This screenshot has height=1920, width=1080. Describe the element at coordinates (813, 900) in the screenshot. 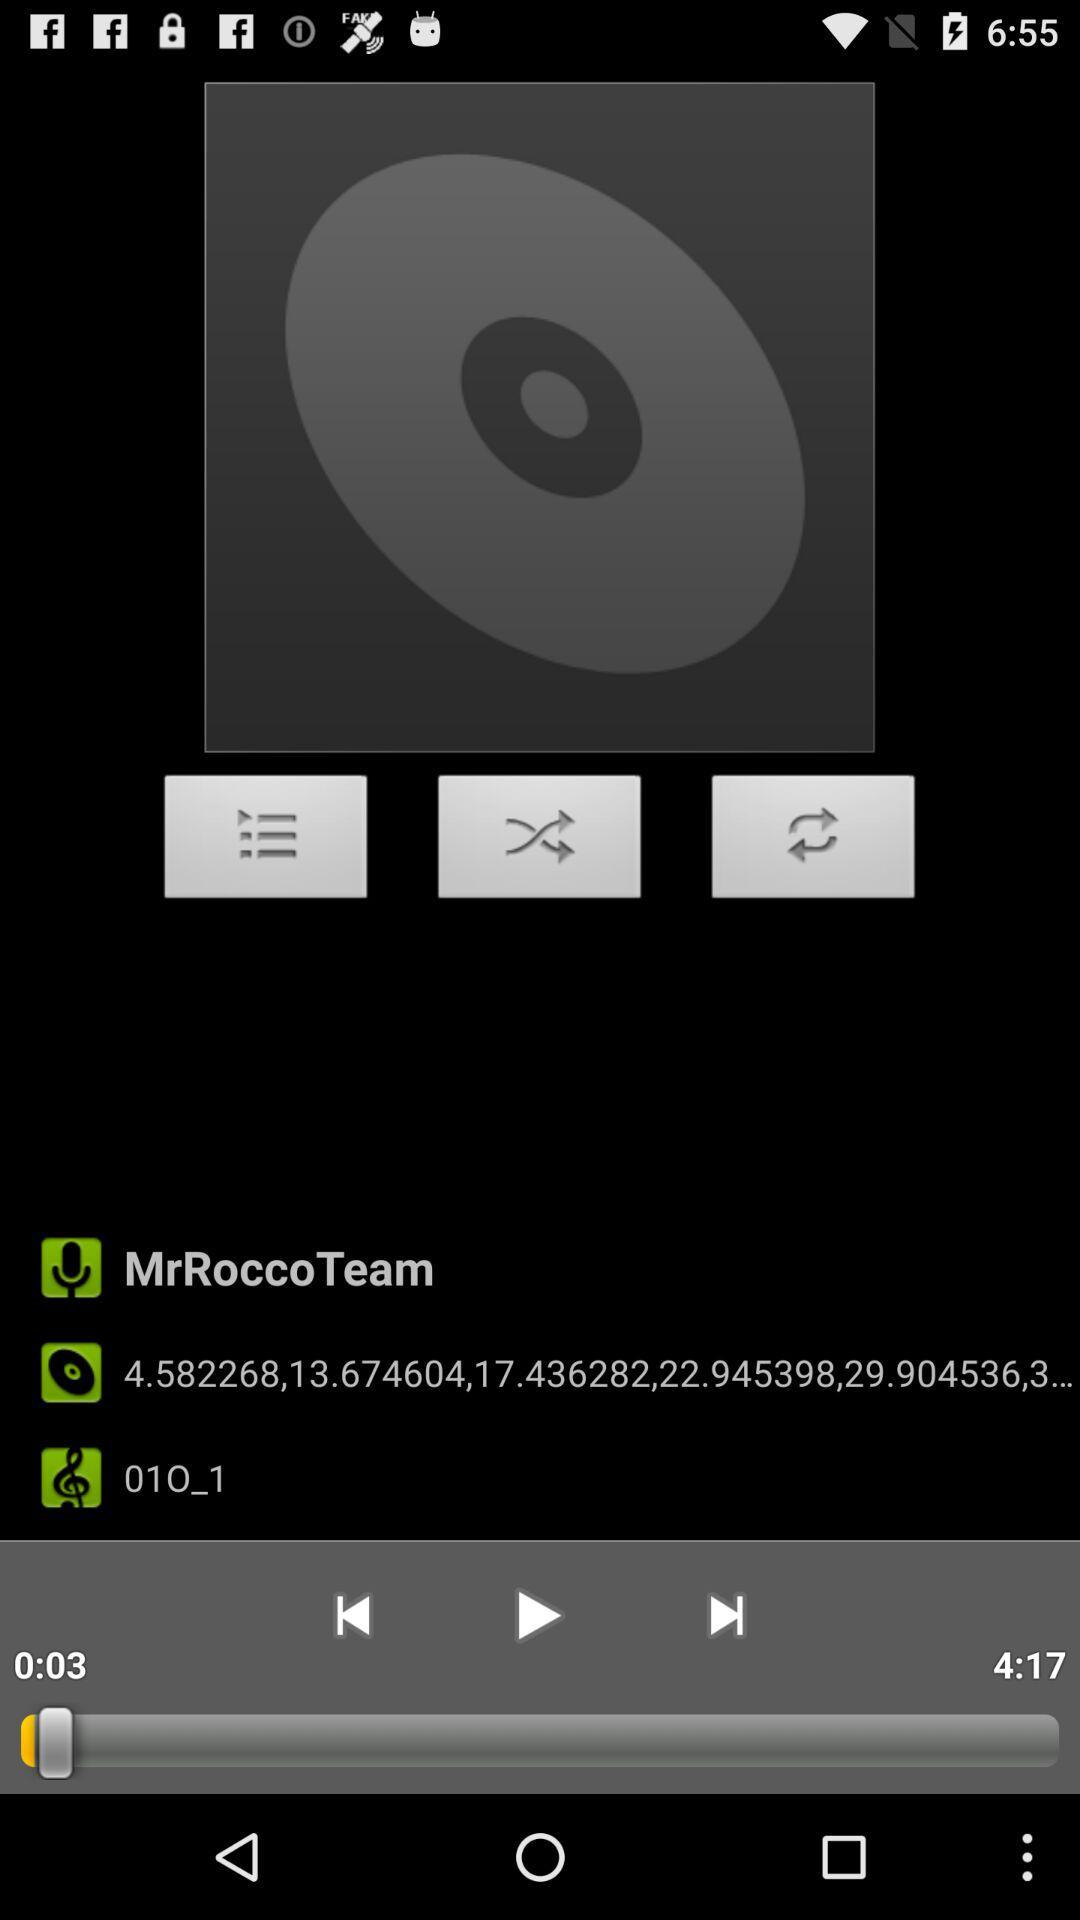

I see `the add icon` at that location.